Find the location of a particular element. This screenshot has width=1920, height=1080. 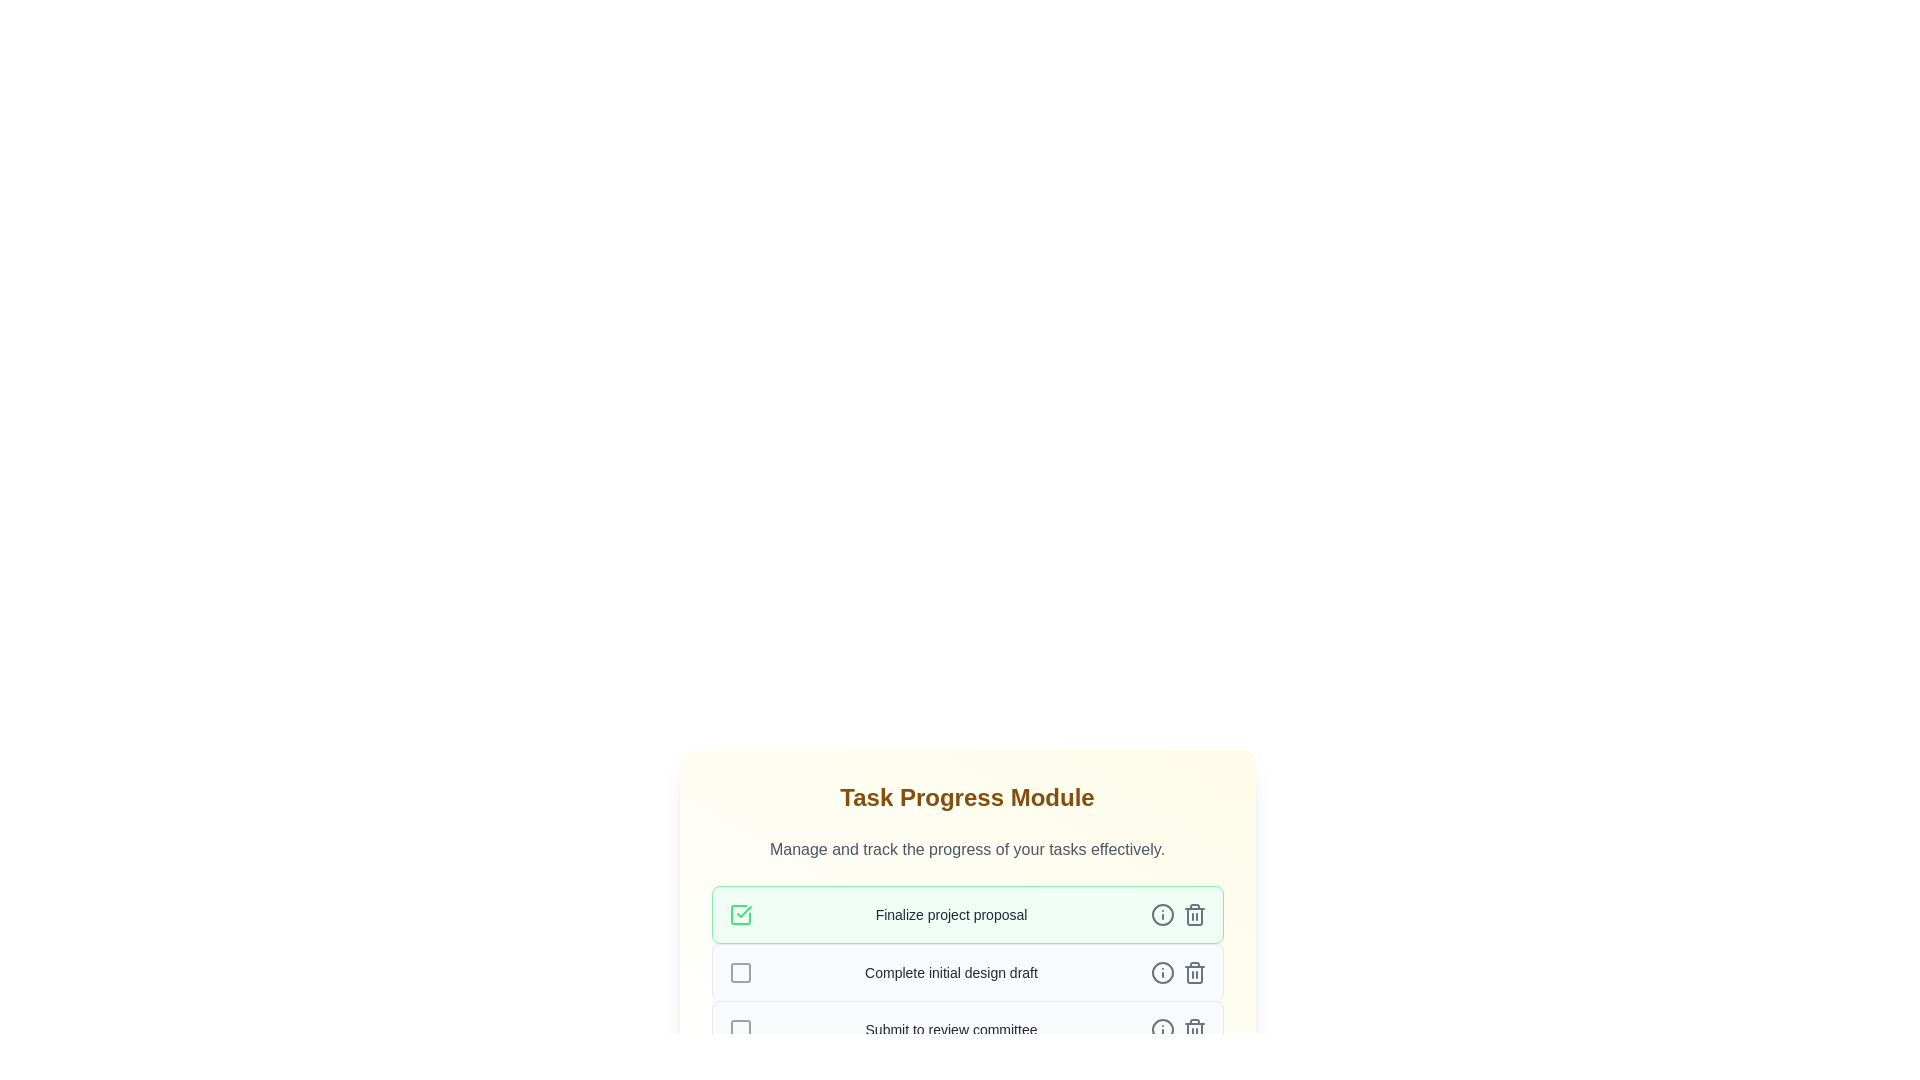

the first list item is located at coordinates (967, 914).